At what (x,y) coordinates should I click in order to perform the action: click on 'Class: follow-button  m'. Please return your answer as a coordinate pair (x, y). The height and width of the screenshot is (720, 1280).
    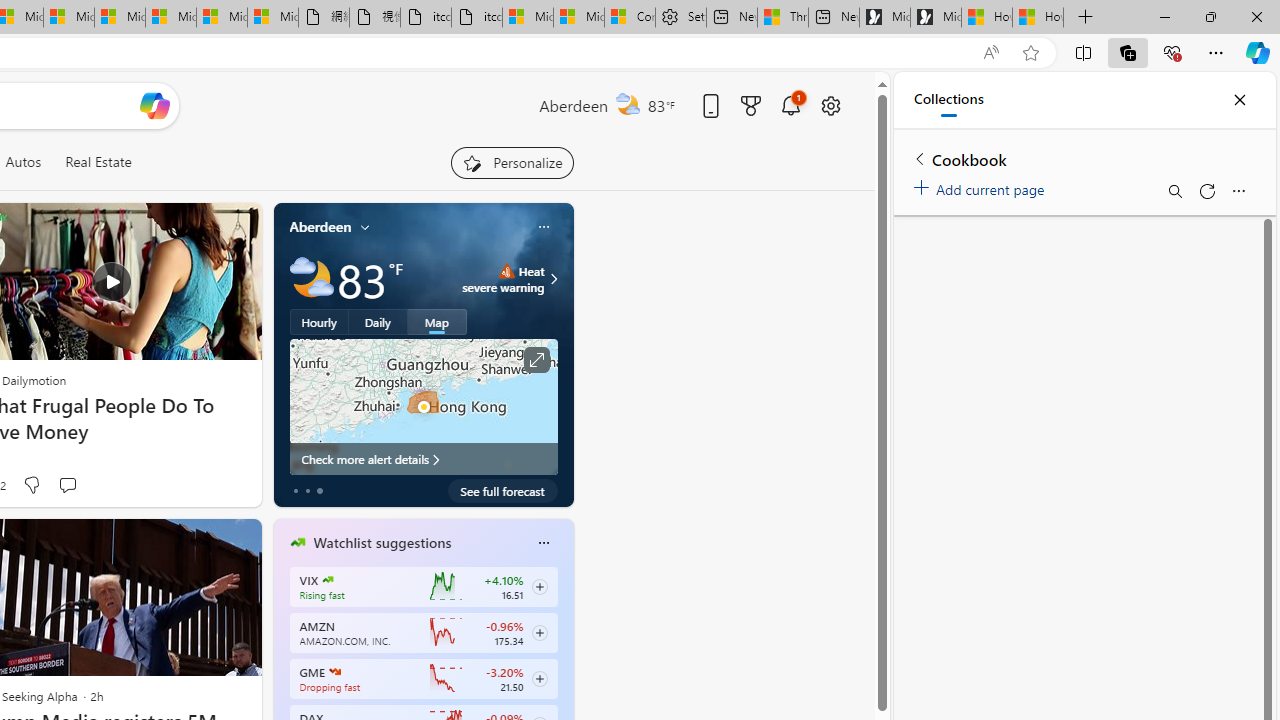
    Looking at the image, I should click on (539, 677).